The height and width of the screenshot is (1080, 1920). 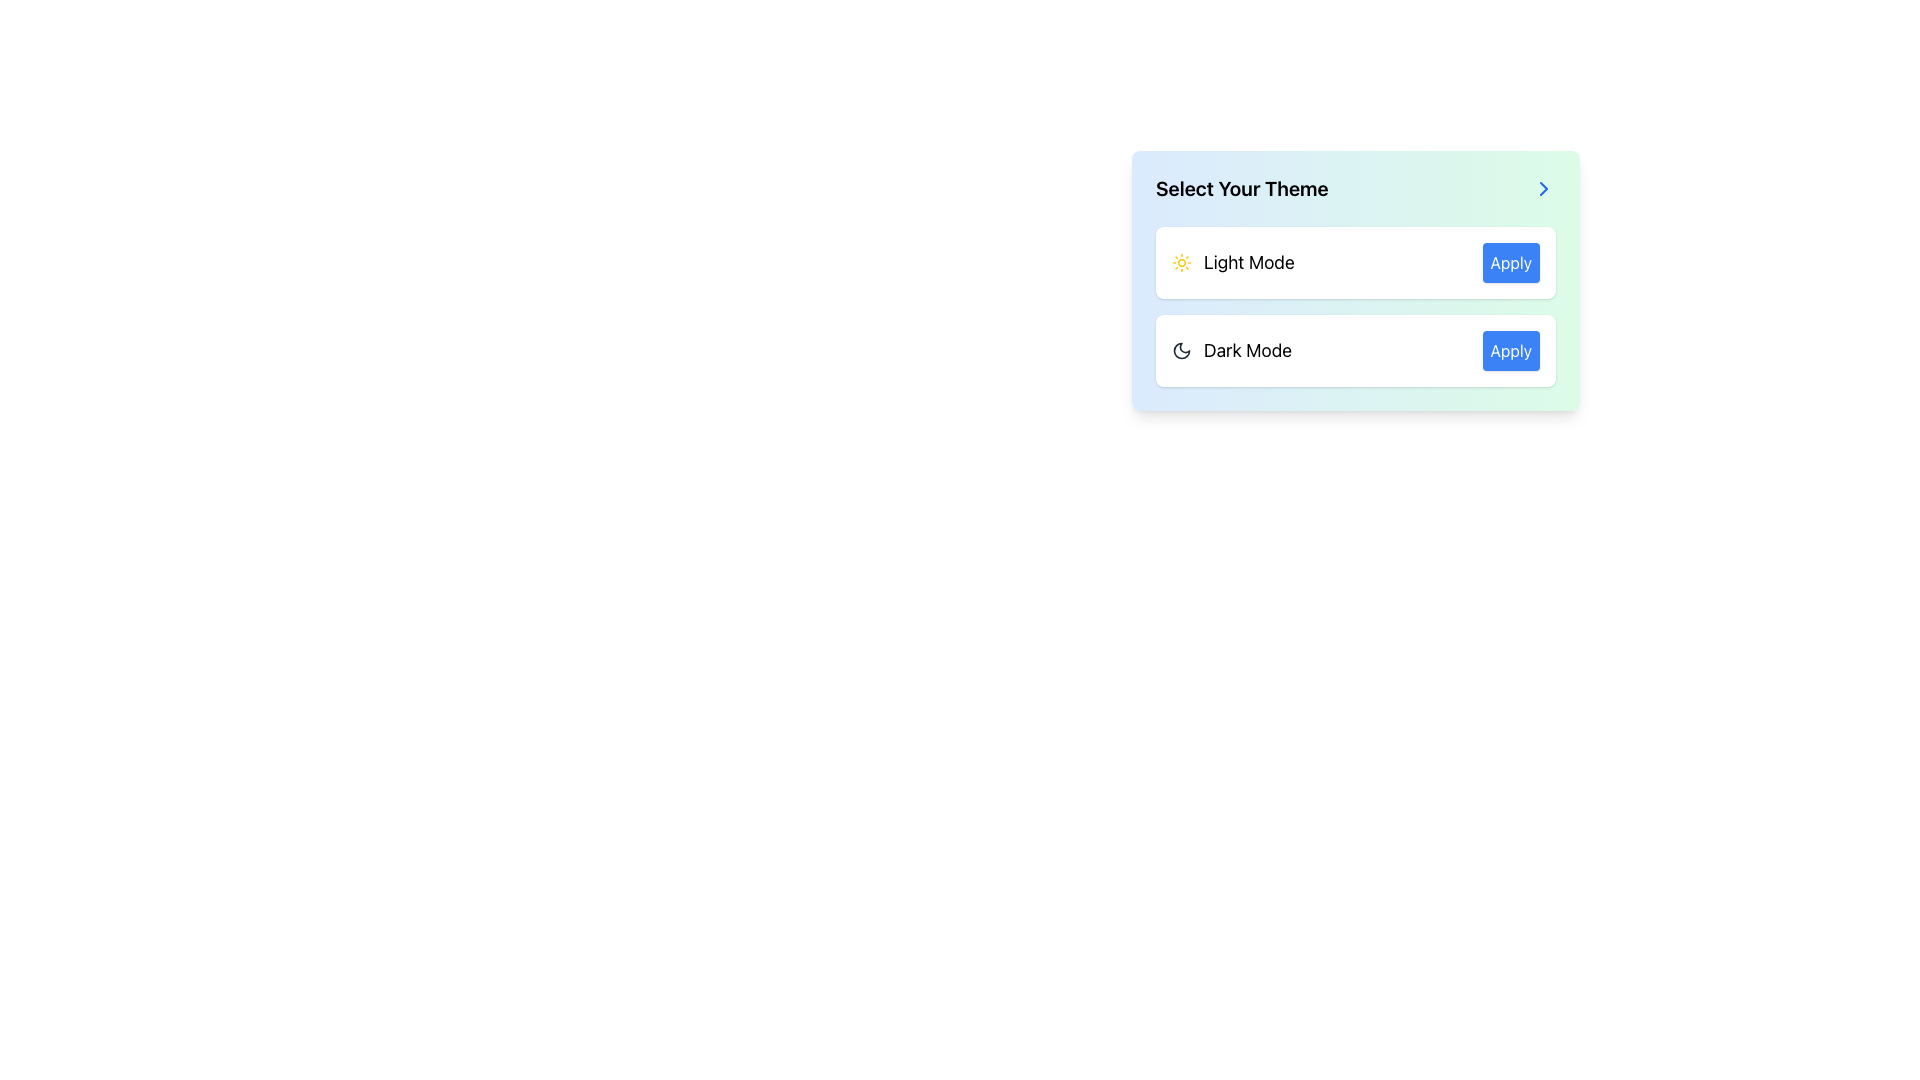 What do you see at coordinates (1543, 189) in the screenshot?
I see `the icon button located at the far-right end of the header section titled 'Select Your Theme'` at bounding box center [1543, 189].